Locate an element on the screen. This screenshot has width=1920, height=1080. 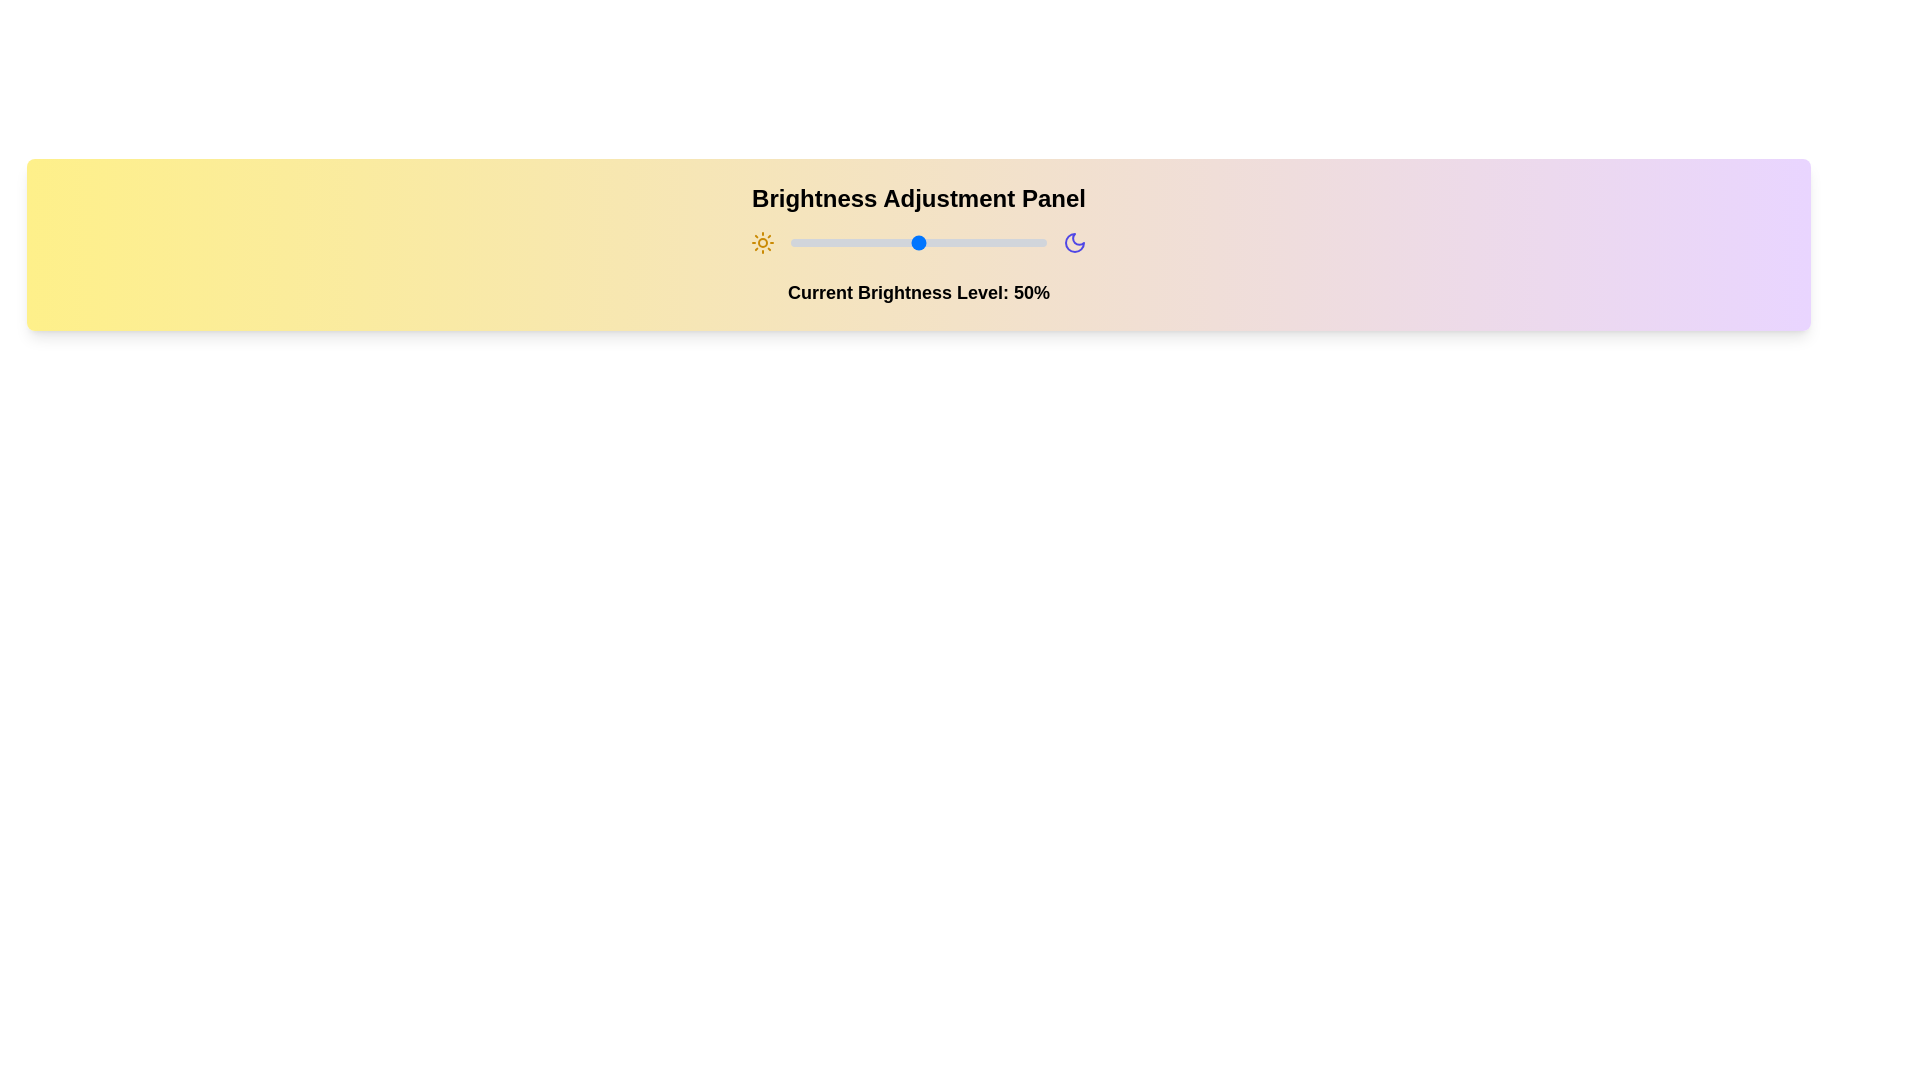
the brightness slider to set the brightness to 99% is located at coordinates (1043, 242).